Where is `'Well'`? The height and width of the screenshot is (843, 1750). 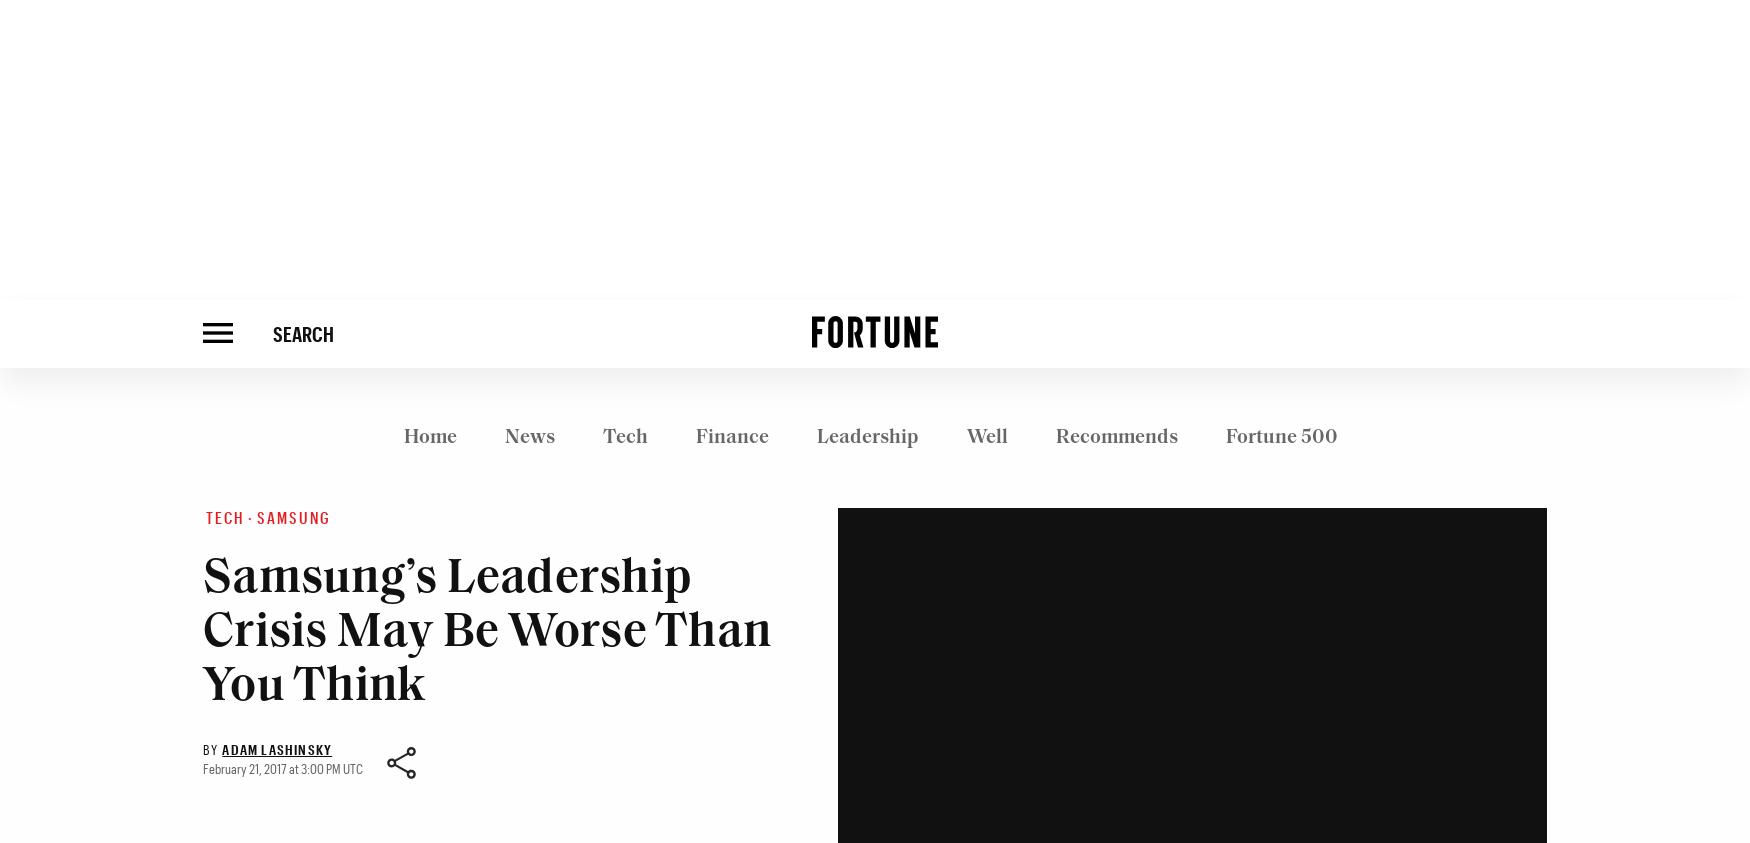 'Well' is located at coordinates (987, 437).